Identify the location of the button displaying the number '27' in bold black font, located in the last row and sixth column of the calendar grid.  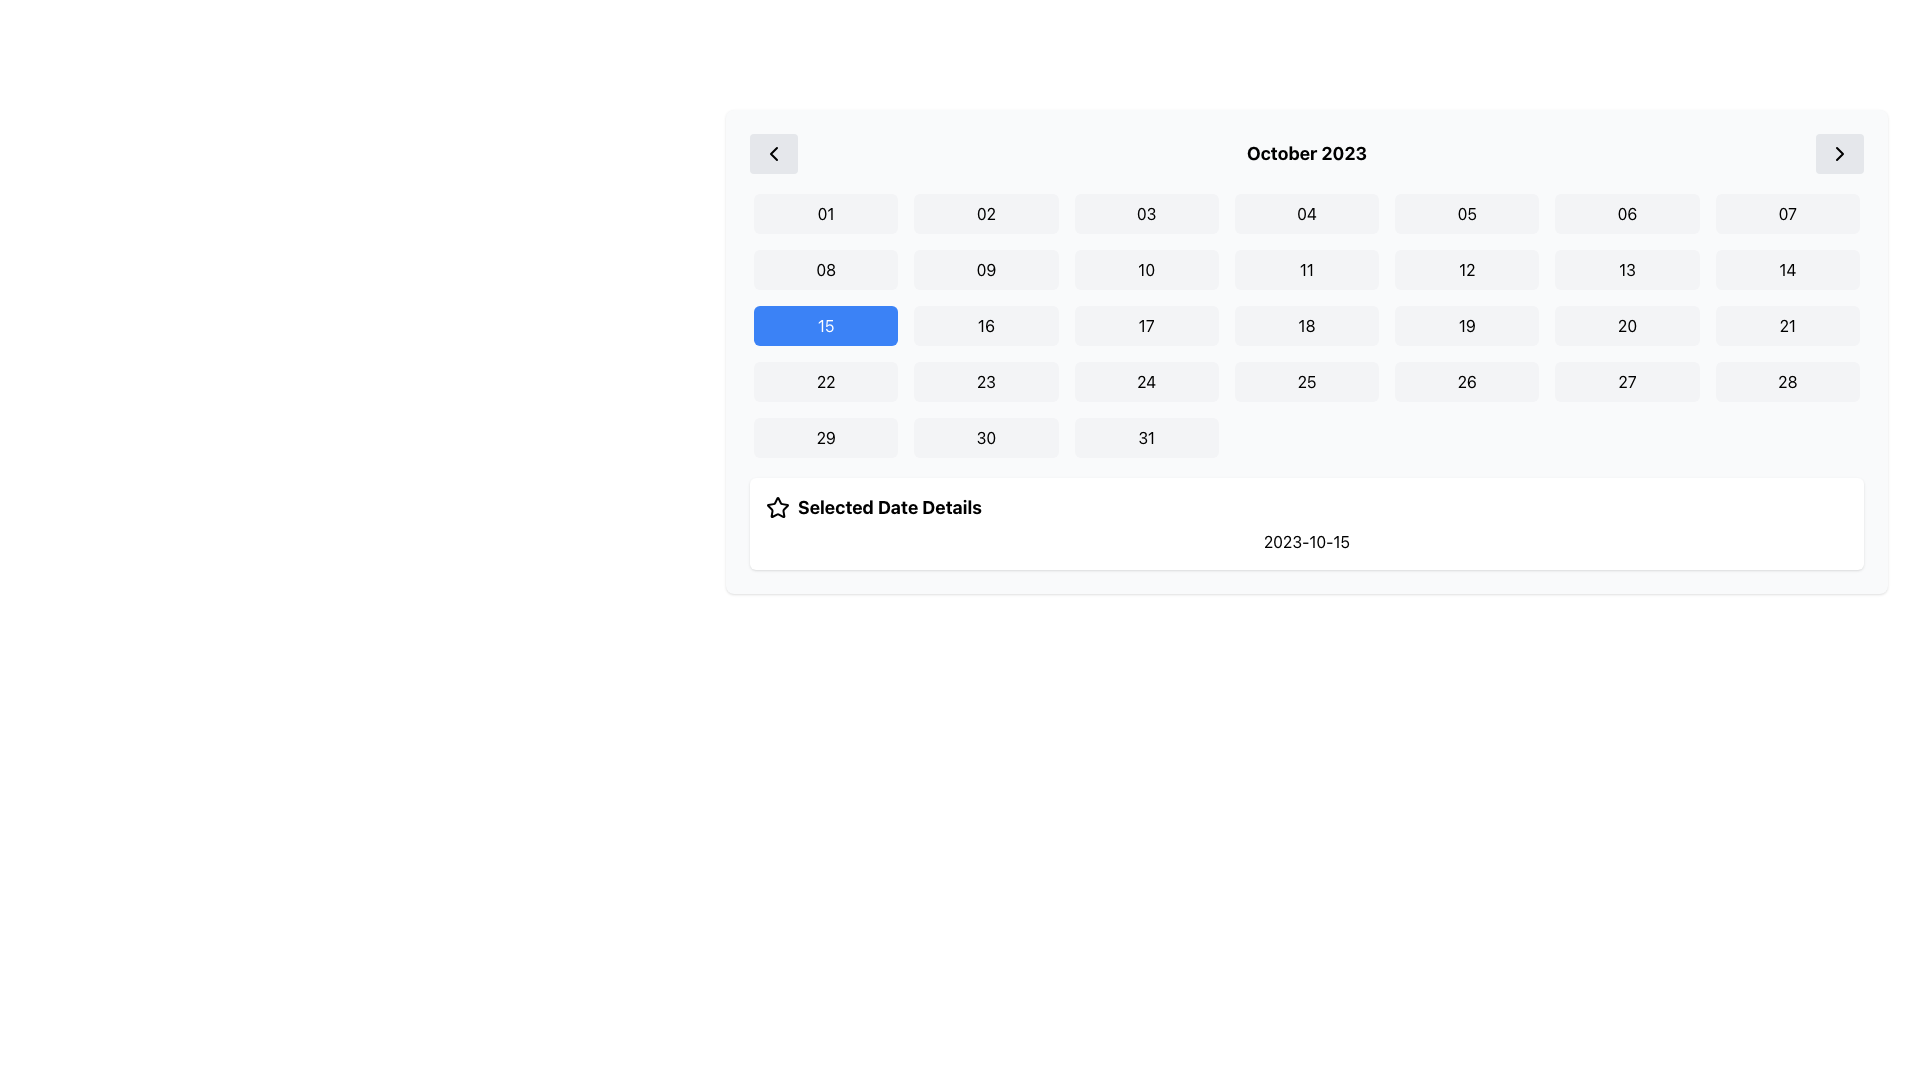
(1627, 381).